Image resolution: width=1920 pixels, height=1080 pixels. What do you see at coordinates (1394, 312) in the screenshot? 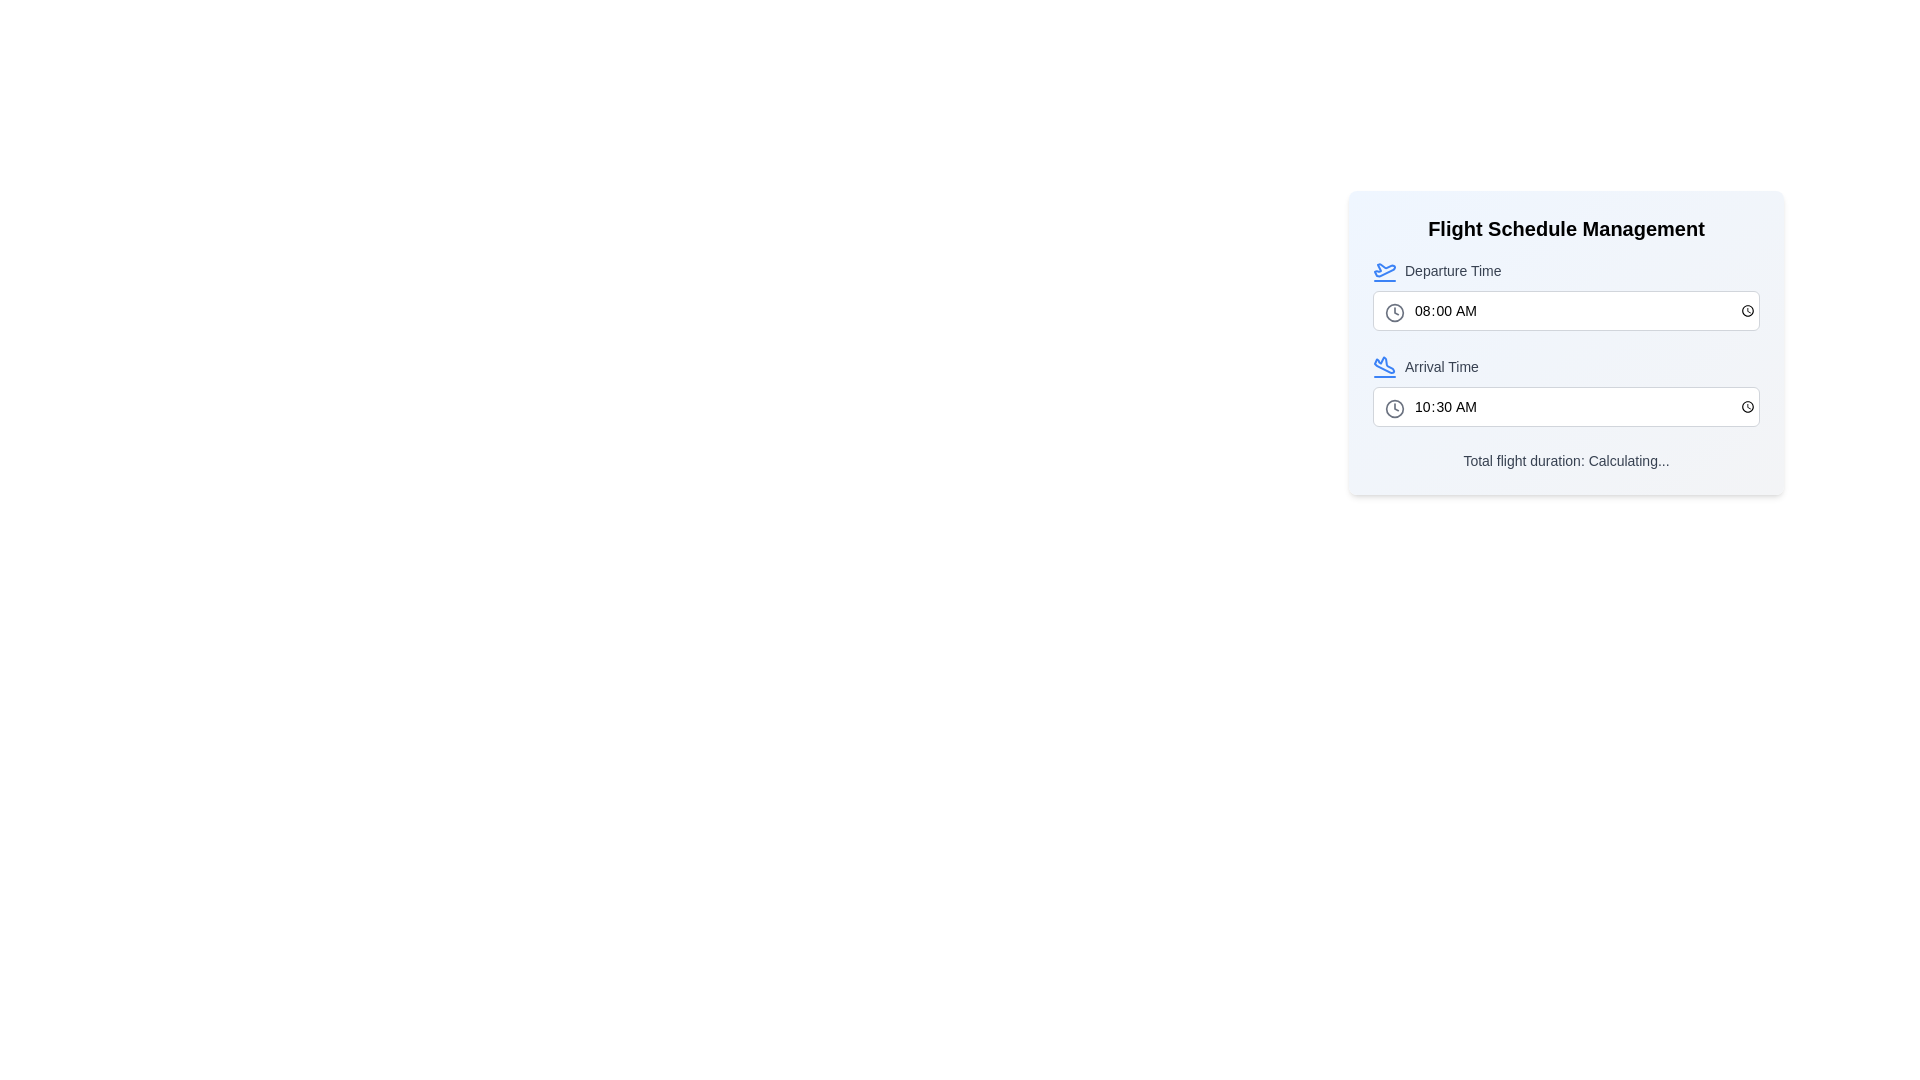
I see `the circular component of the clock icon that visually supports the 'Departure Time' field` at bounding box center [1394, 312].